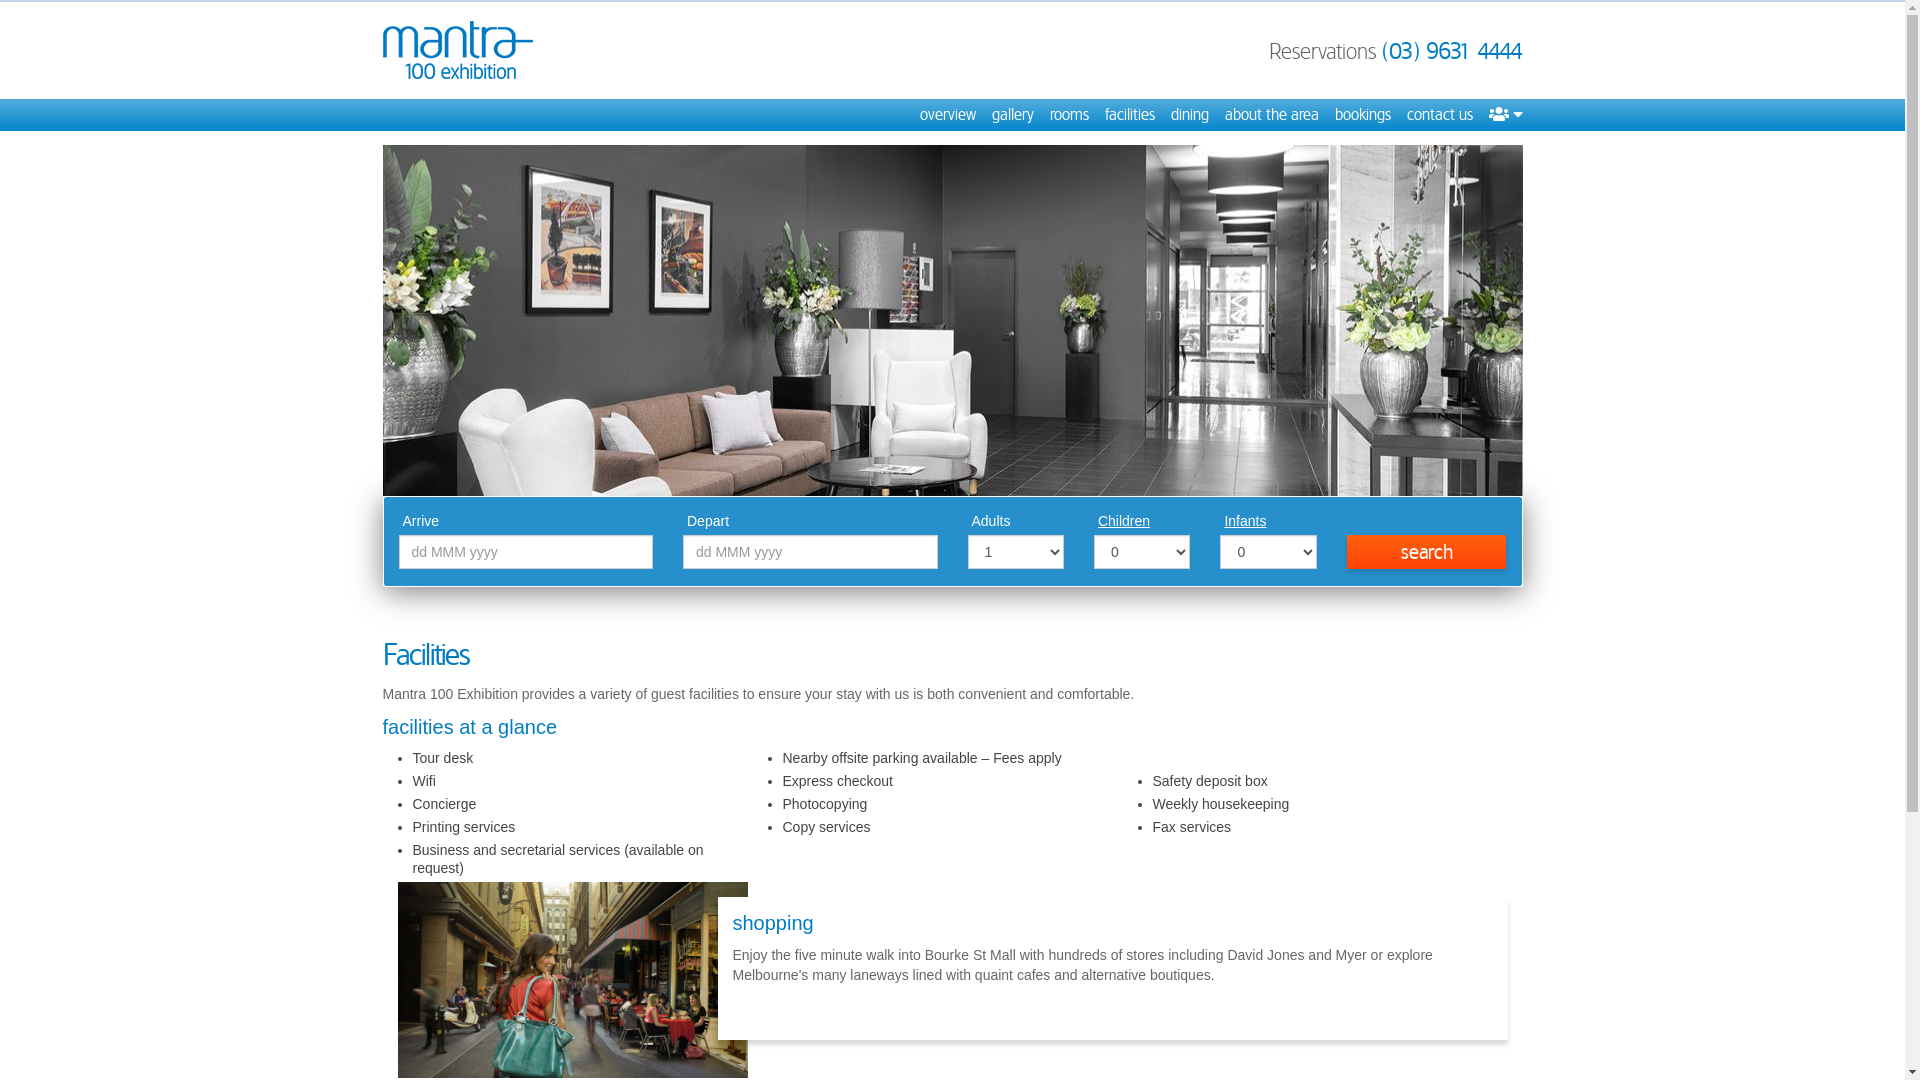 The width and height of the screenshot is (1920, 1080). I want to click on 'dining', so click(1189, 115).